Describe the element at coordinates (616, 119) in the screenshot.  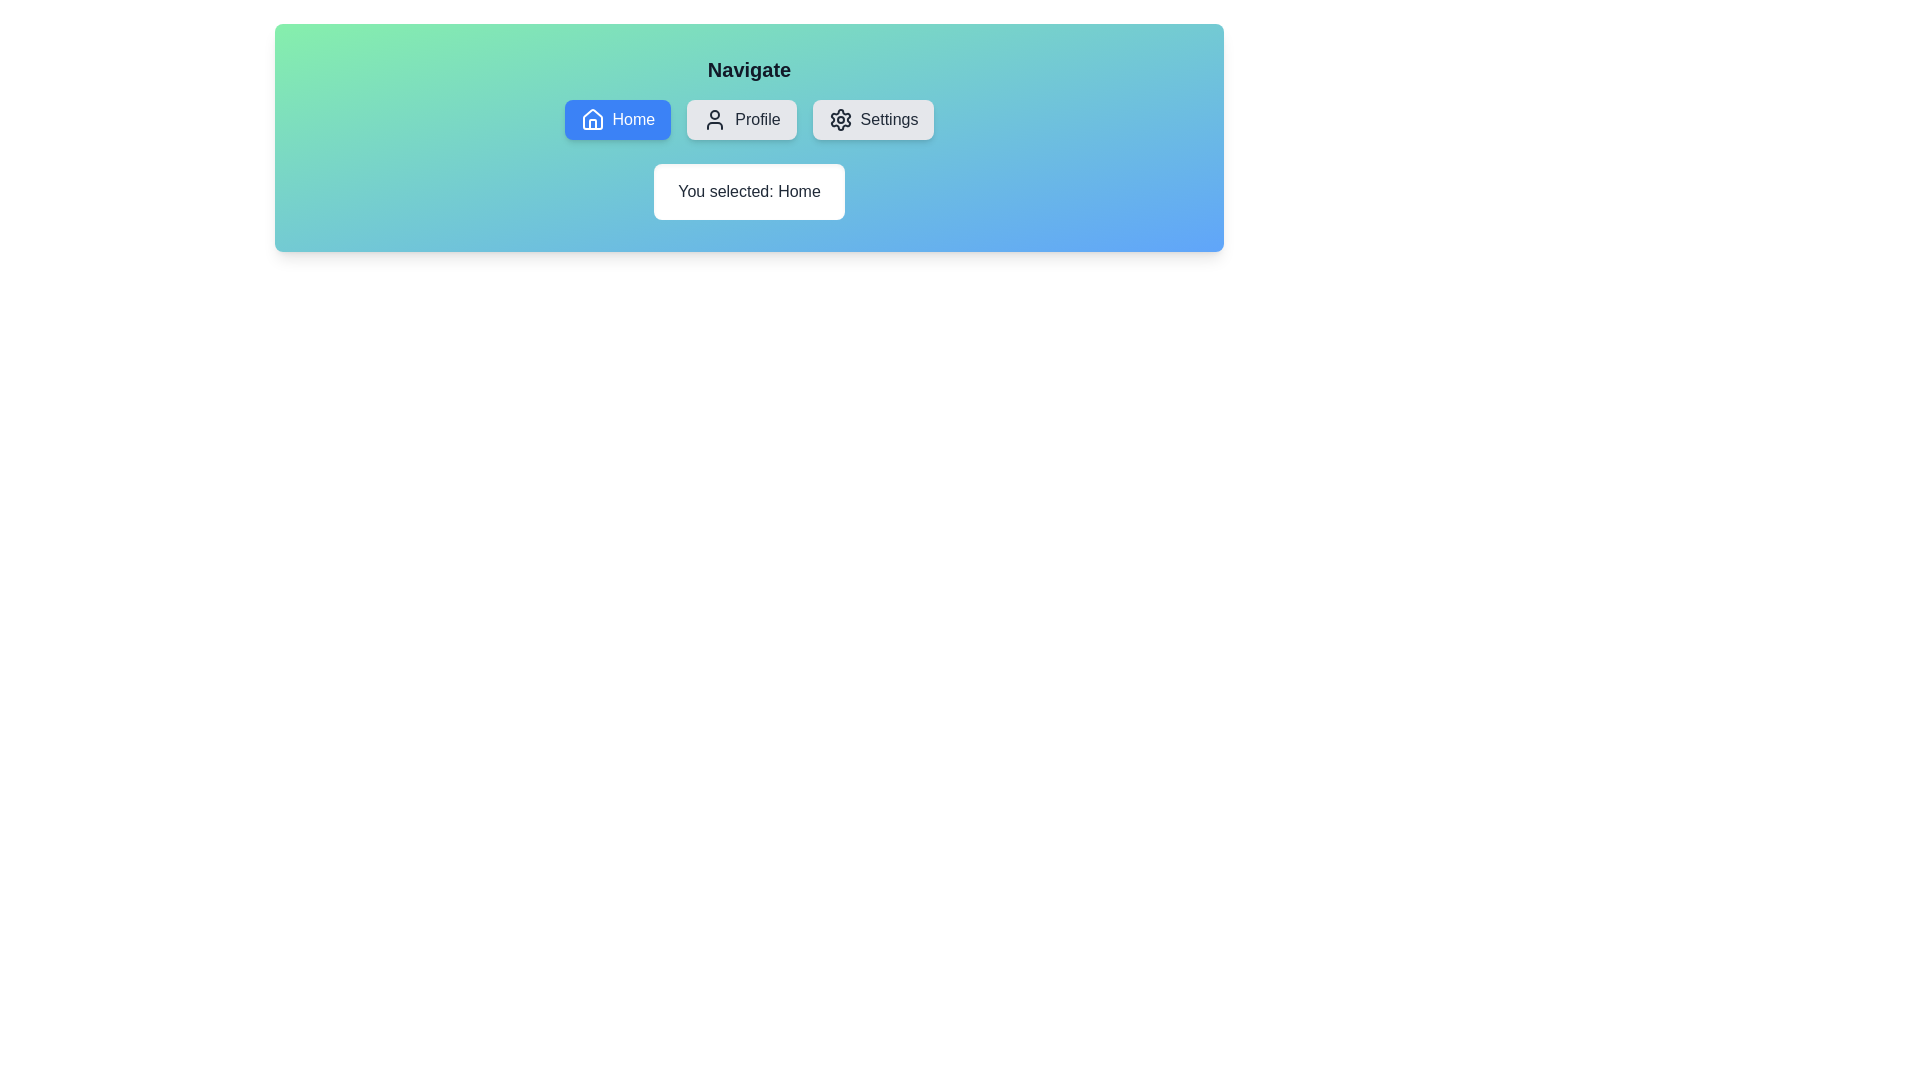
I see `the navigation option Home` at that location.